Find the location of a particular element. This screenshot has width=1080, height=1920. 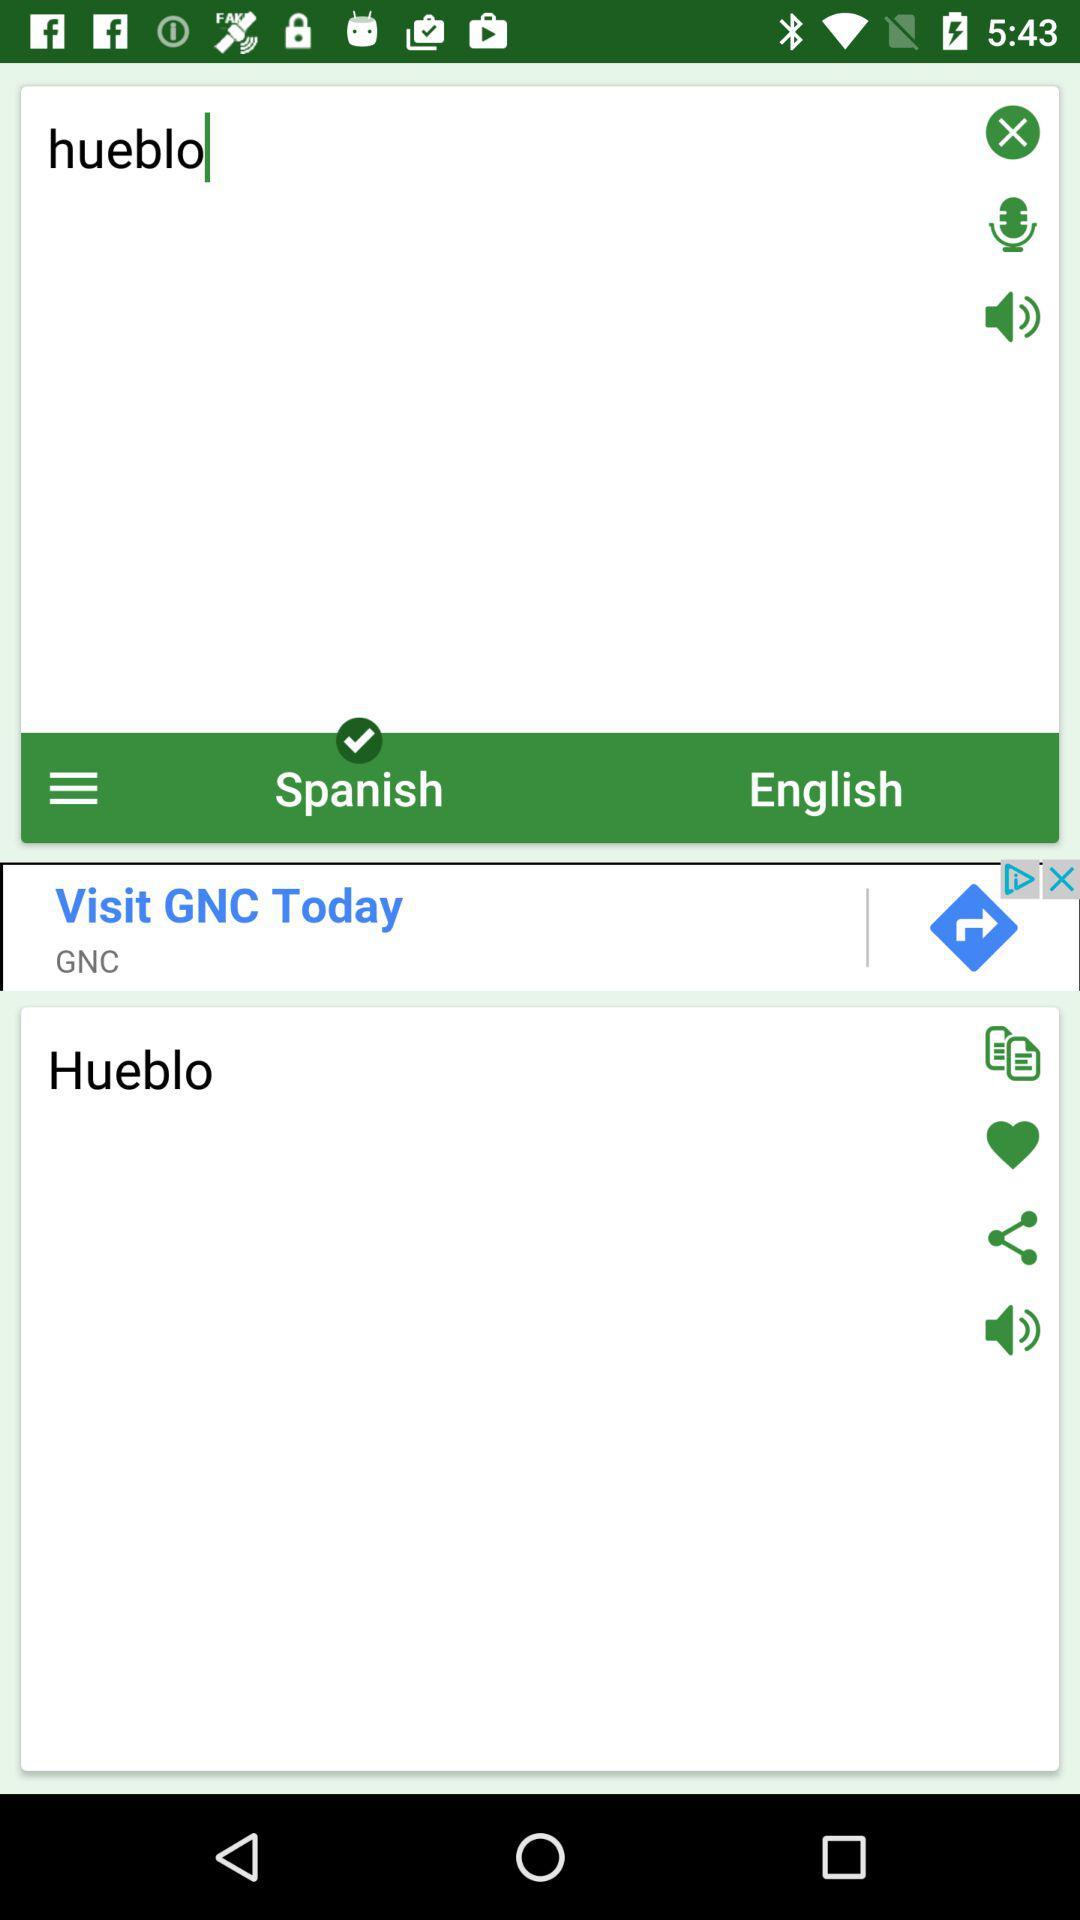

exit is located at coordinates (1012, 131).